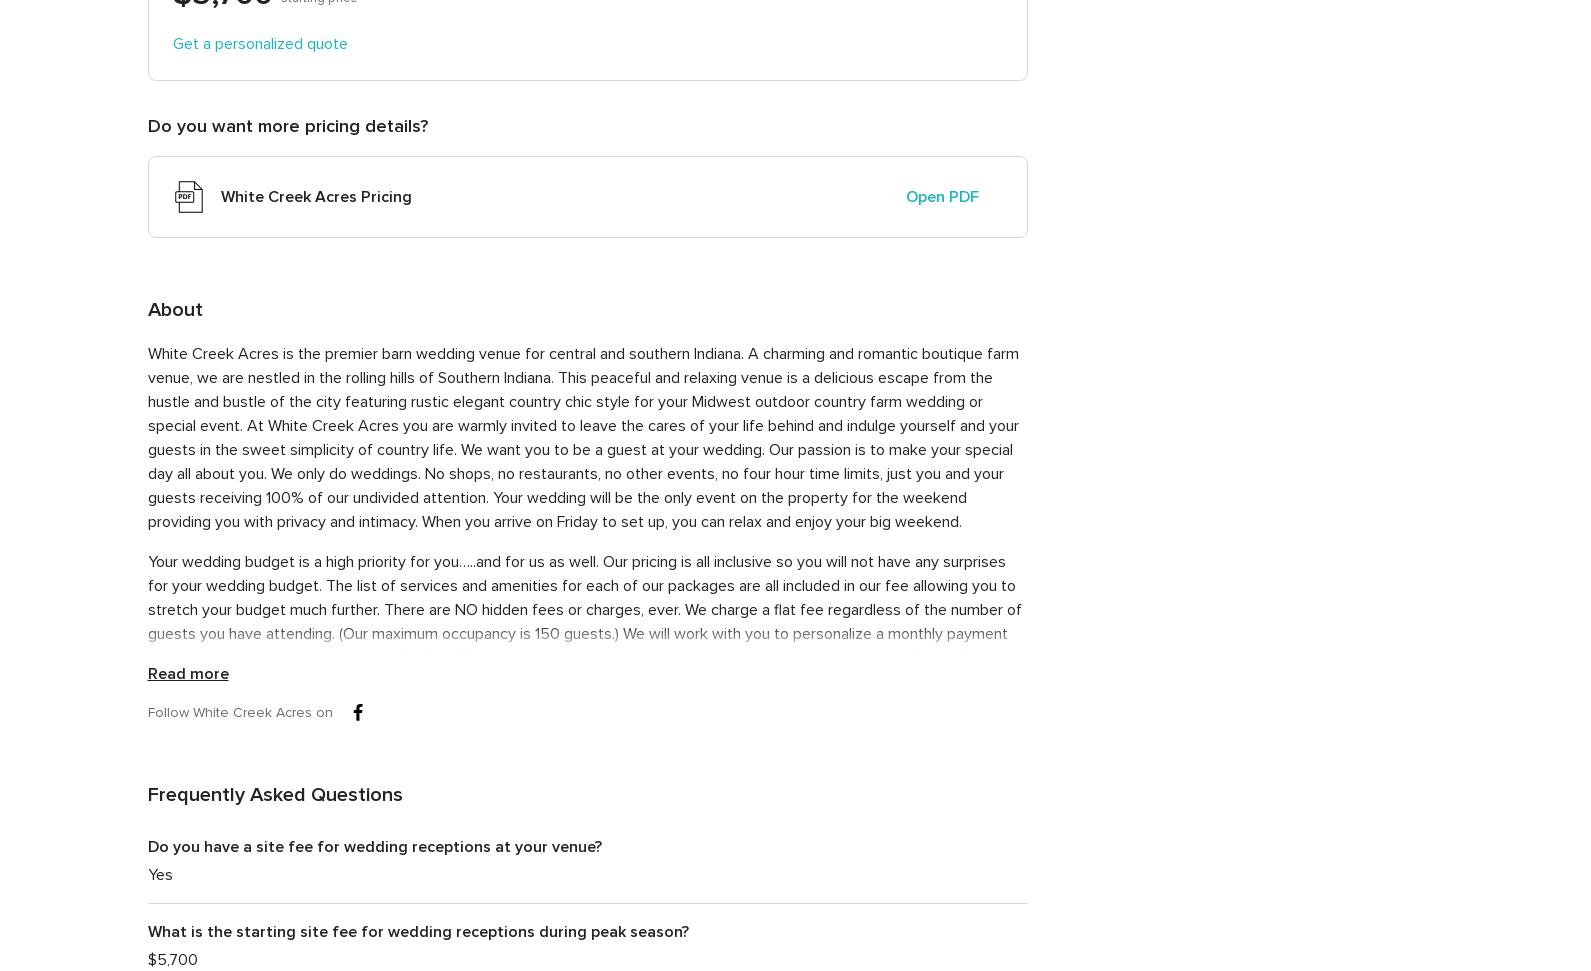 This screenshot has width=1591, height=971. I want to click on '(14) ·', so click(1253, 452).